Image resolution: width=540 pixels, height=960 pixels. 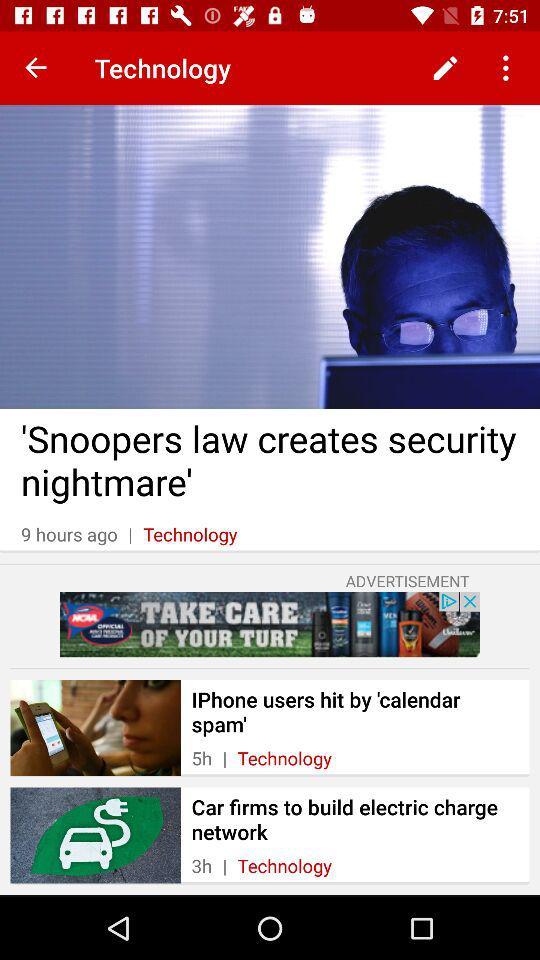 What do you see at coordinates (36, 68) in the screenshot?
I see `go back` at bounding box center [36, 68].